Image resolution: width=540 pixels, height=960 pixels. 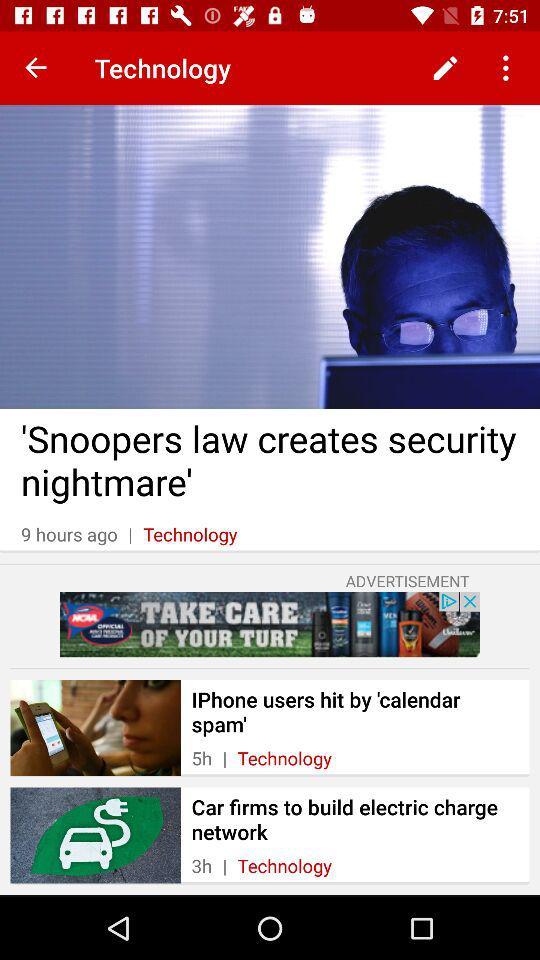 What do you see at coordinates (36, 68) in the screenshot?
I see `go back` at bounding box center [36, 68].